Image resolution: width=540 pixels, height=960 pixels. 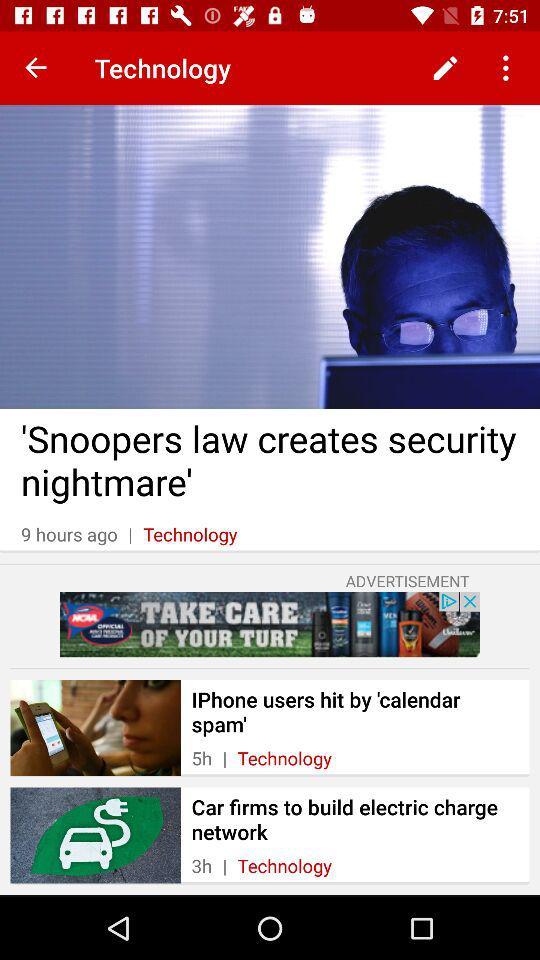 What do you see at coordinates (36, 68) in the screenshot?
I see `go back` at bounding box center [36, 68].